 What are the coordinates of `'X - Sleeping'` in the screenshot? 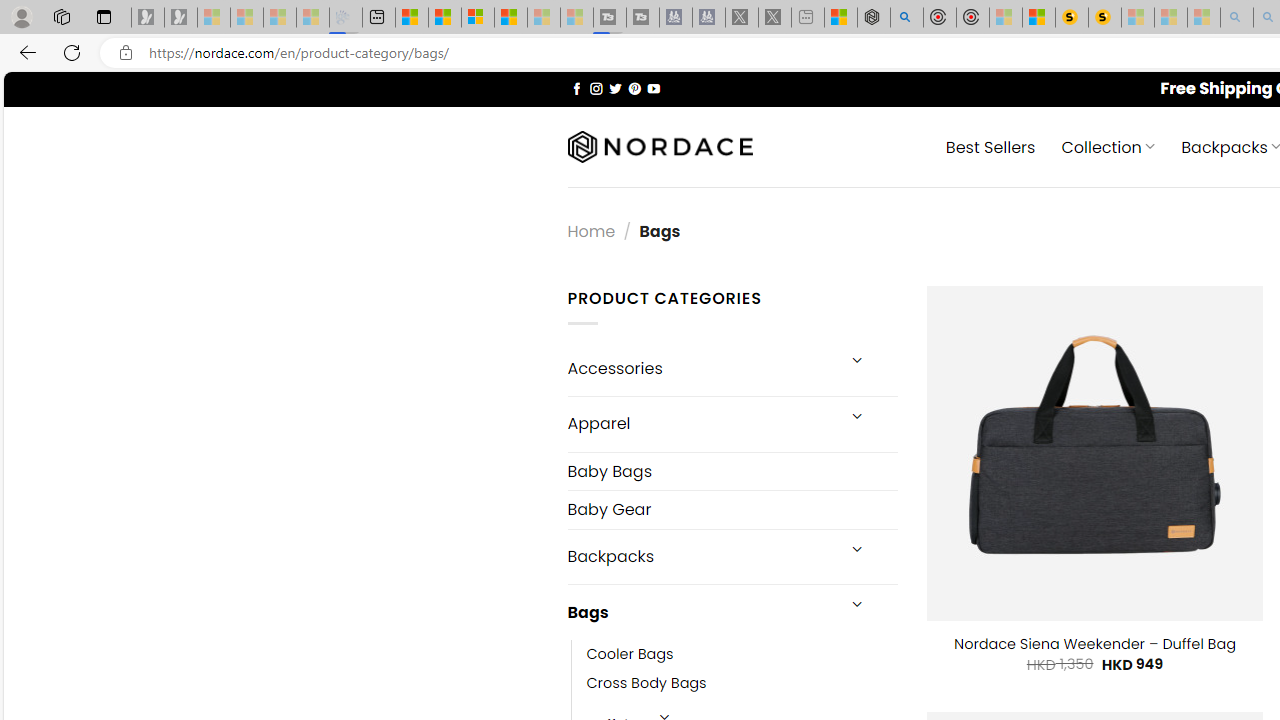 It's located at (774, 17).